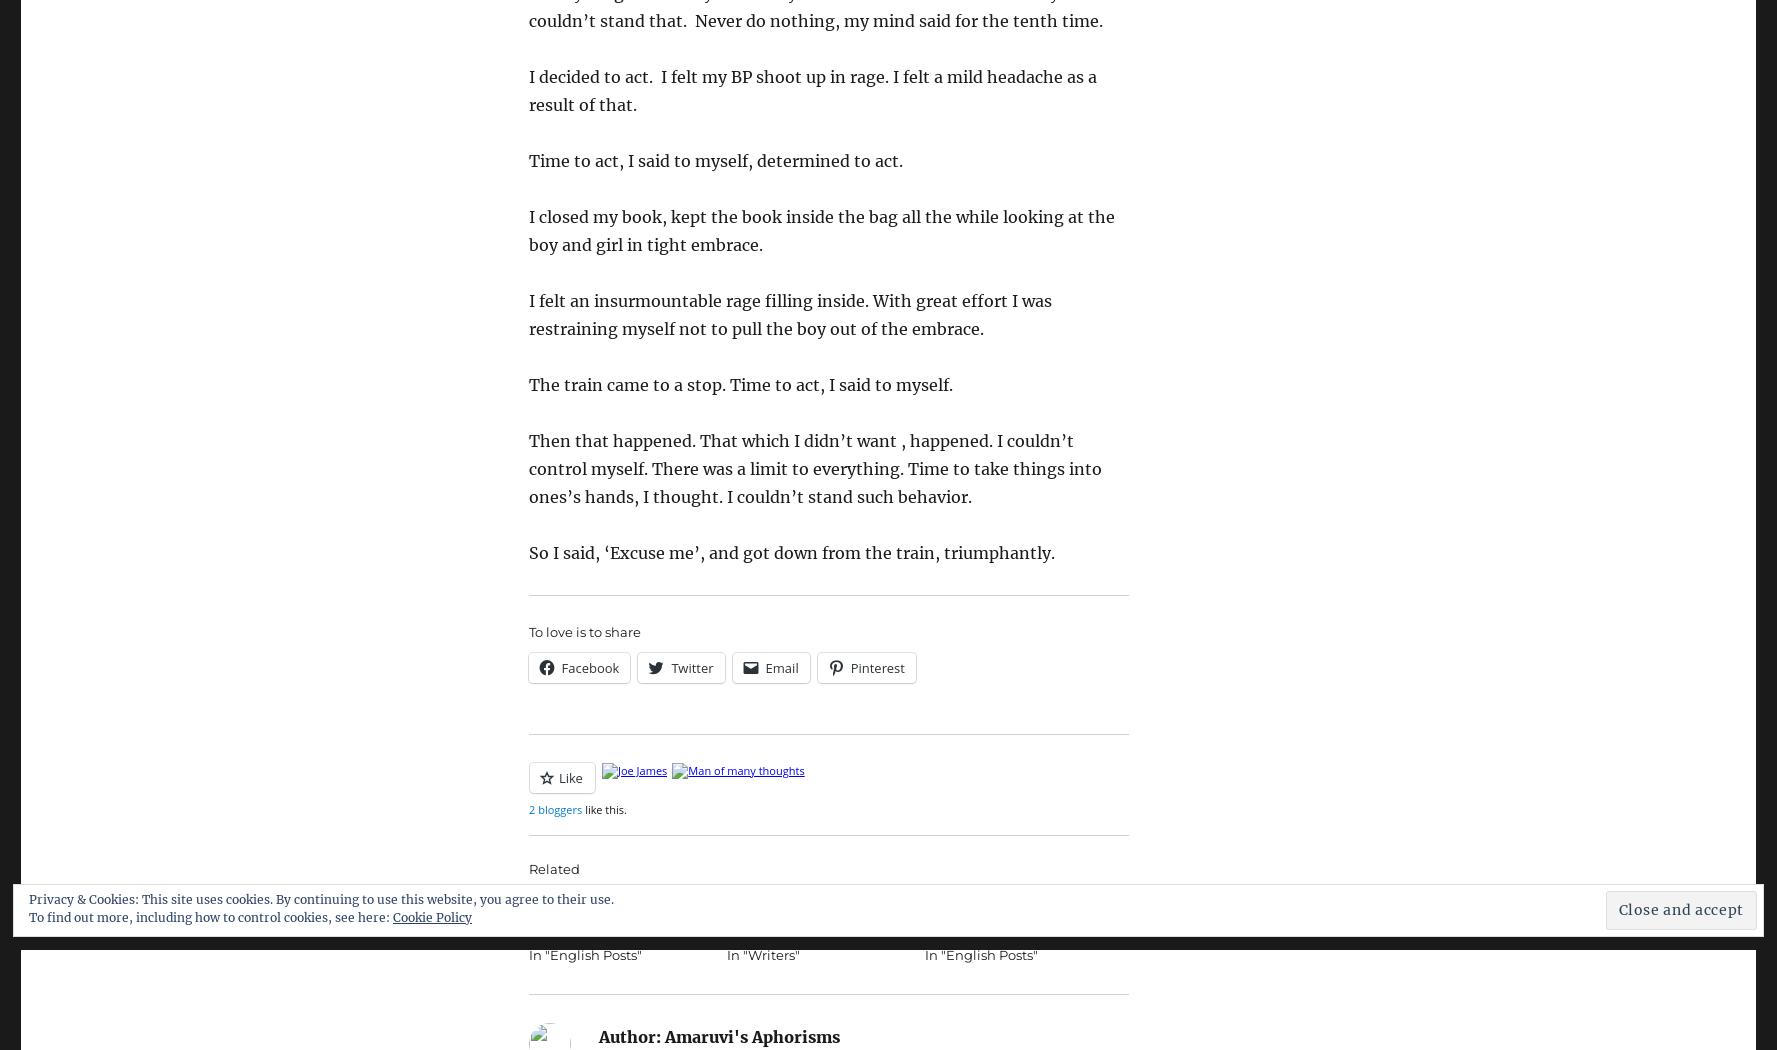 The height and width of the screenshot is (1050, 1777). What do you see at coordinates (809, 900) in the screenshot?
I see `'In pursuit of a noble thing'` at bounding box center [809, 900].